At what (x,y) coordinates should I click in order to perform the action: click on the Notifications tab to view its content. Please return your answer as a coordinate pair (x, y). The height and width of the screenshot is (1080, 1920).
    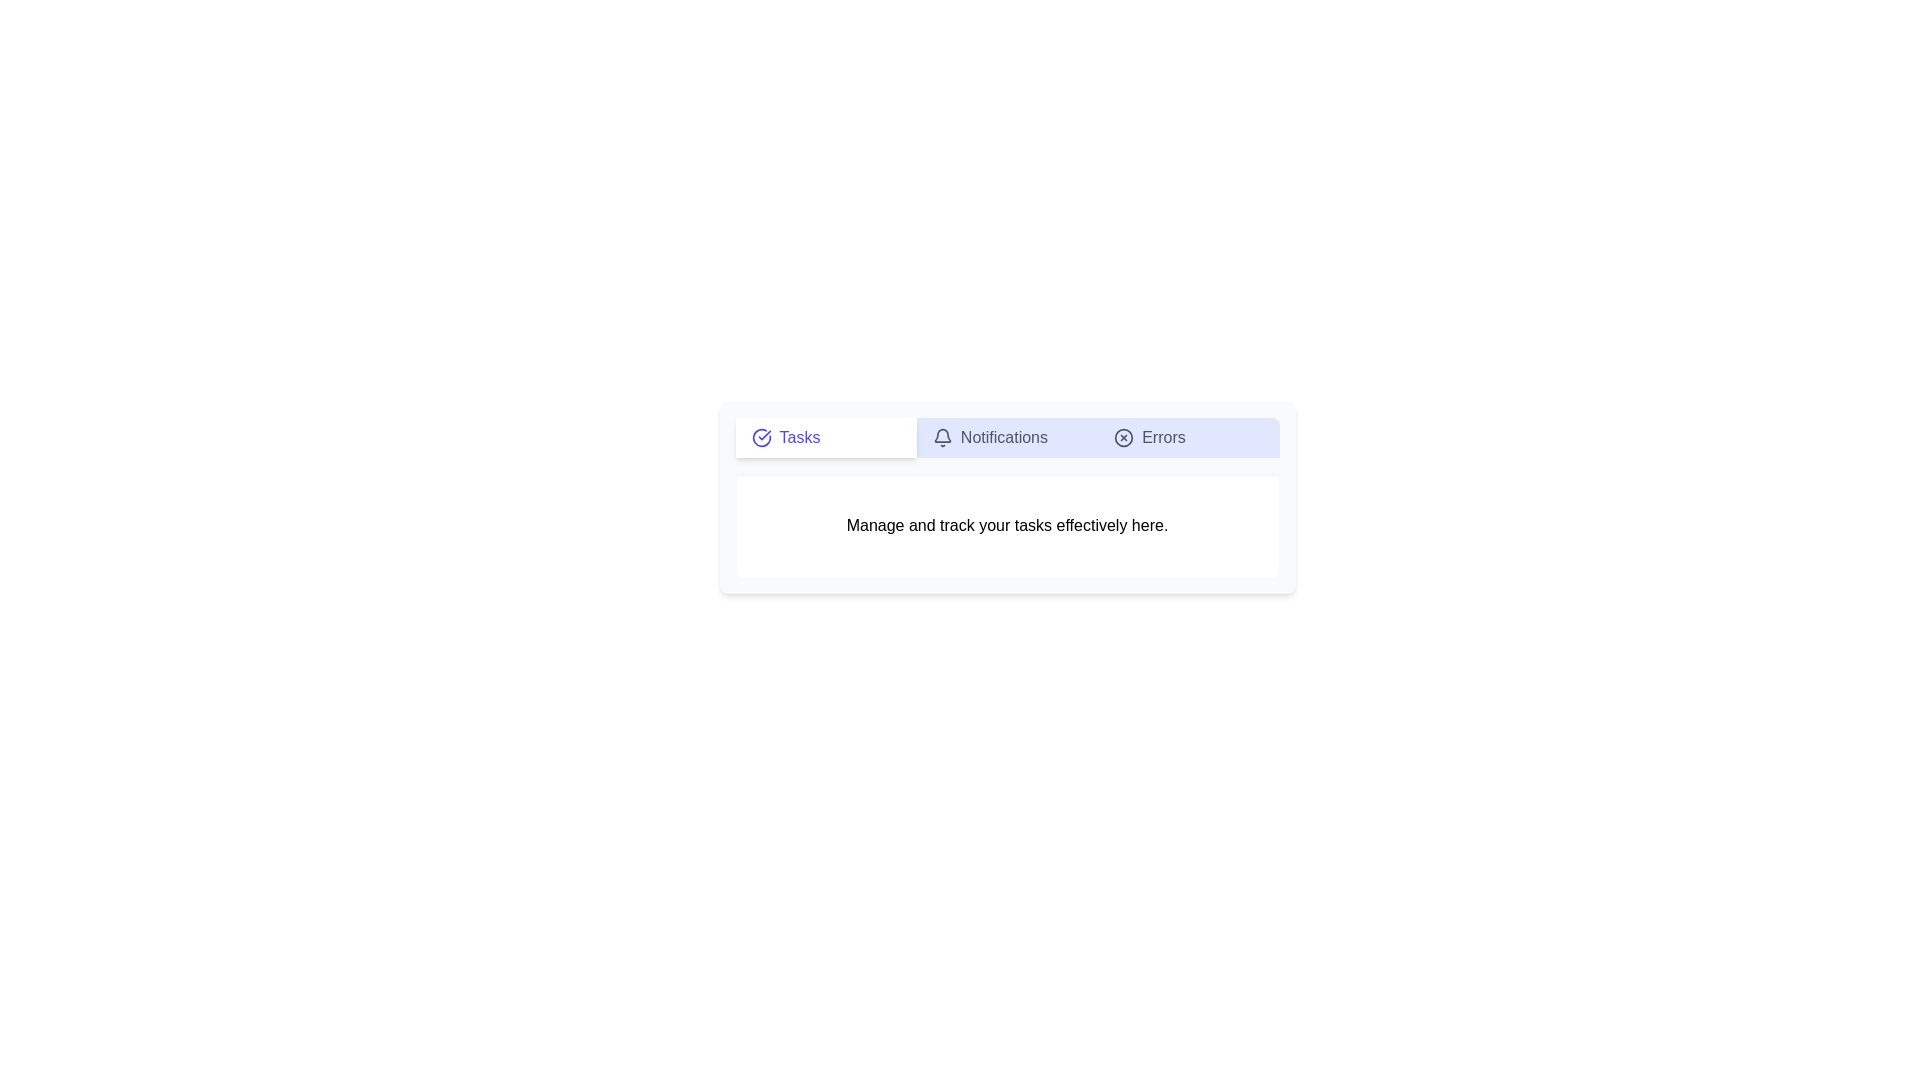
    Looking at the image, I should click on (1007, 437).